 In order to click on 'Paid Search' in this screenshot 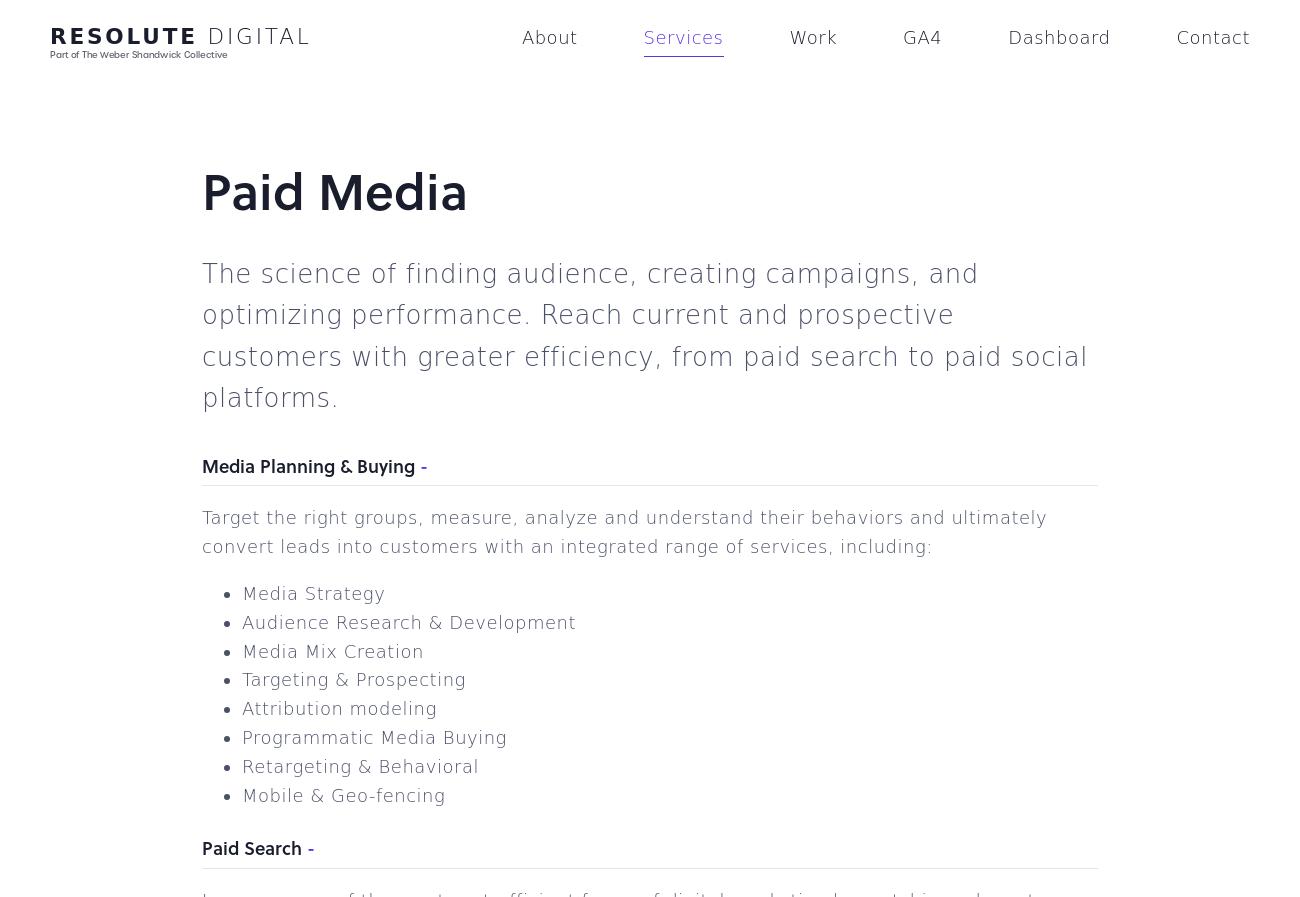, I will do `click(250, 847)`.